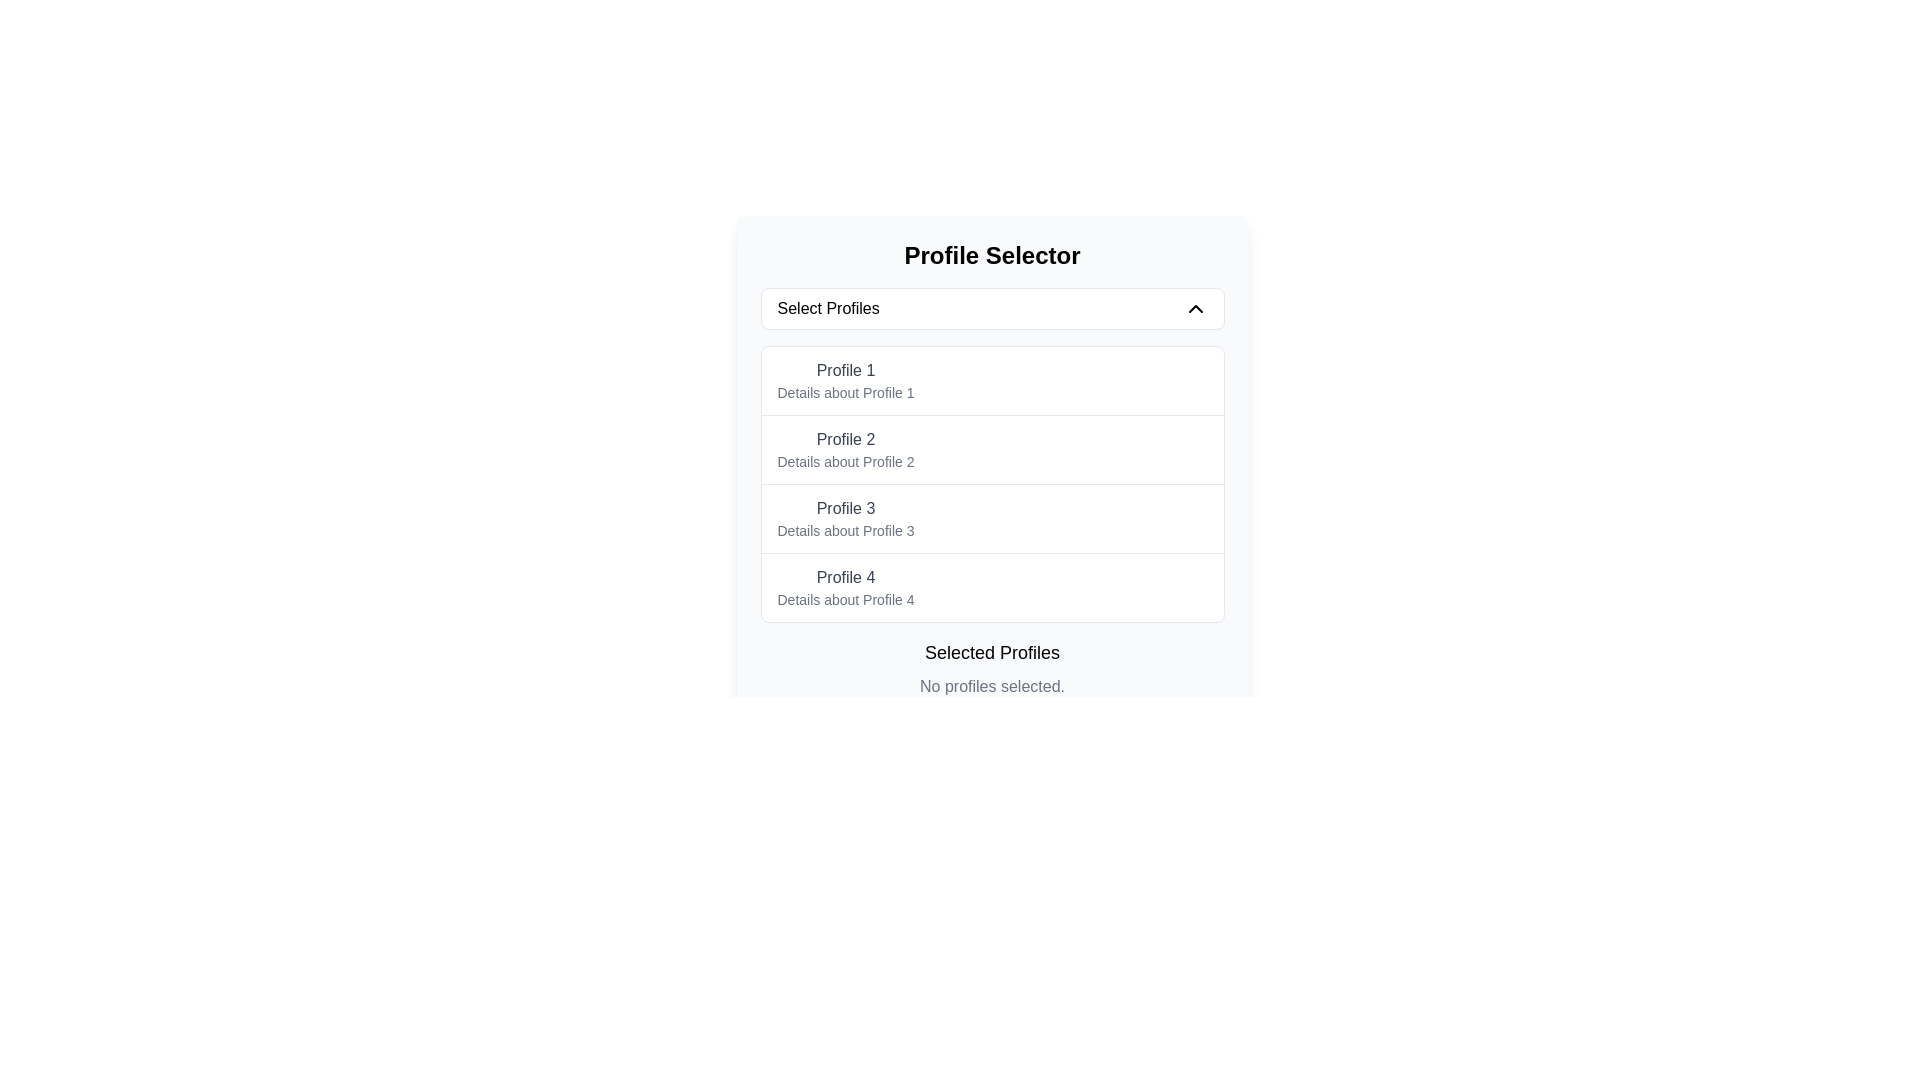 This screenshot has width=1920, height=1080. Describe the element at coordinates (845, 393) in the screenshot. I see `additional information text label located under the heading 'Profile 1' in the first entry of the profiles list, which is positioned on the second line` at that location.